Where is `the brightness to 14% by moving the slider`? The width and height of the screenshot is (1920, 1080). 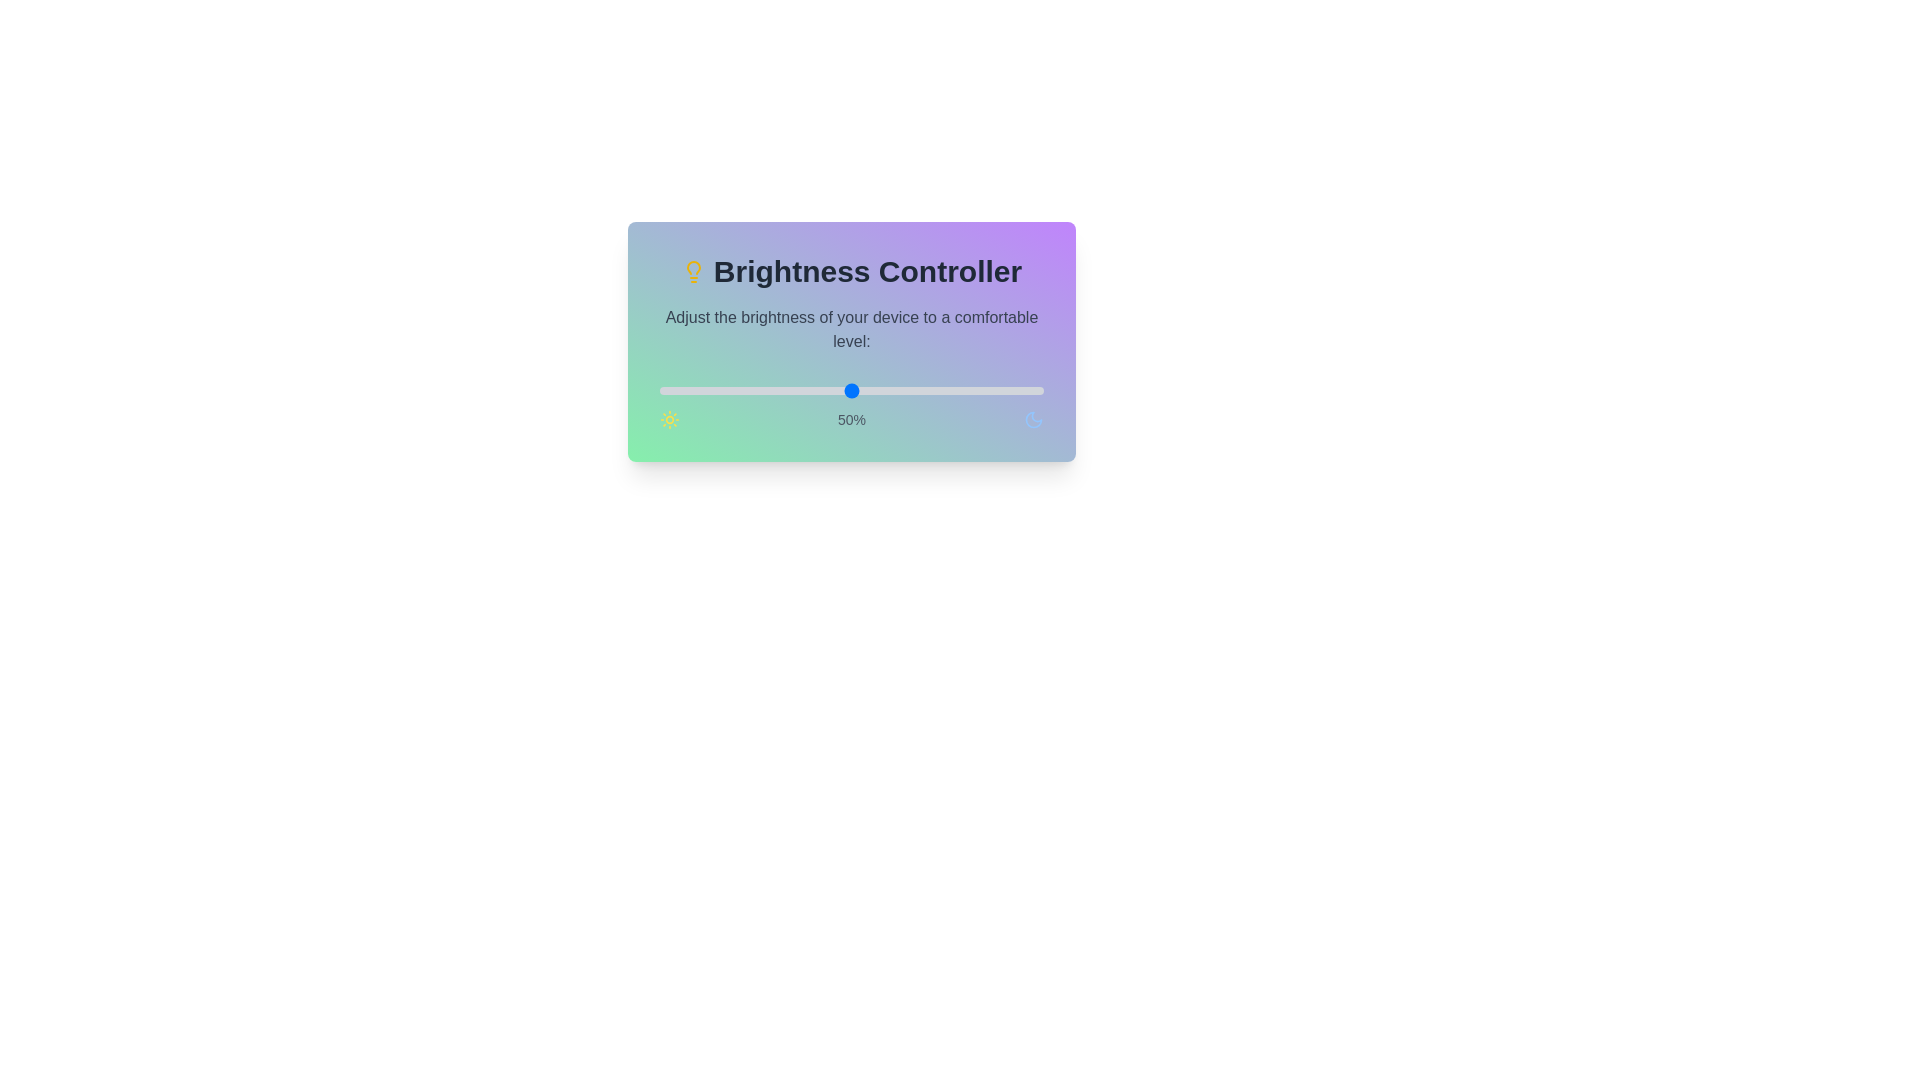
the brightness to 14% by moving the slider is located at coordinates (713, 390).